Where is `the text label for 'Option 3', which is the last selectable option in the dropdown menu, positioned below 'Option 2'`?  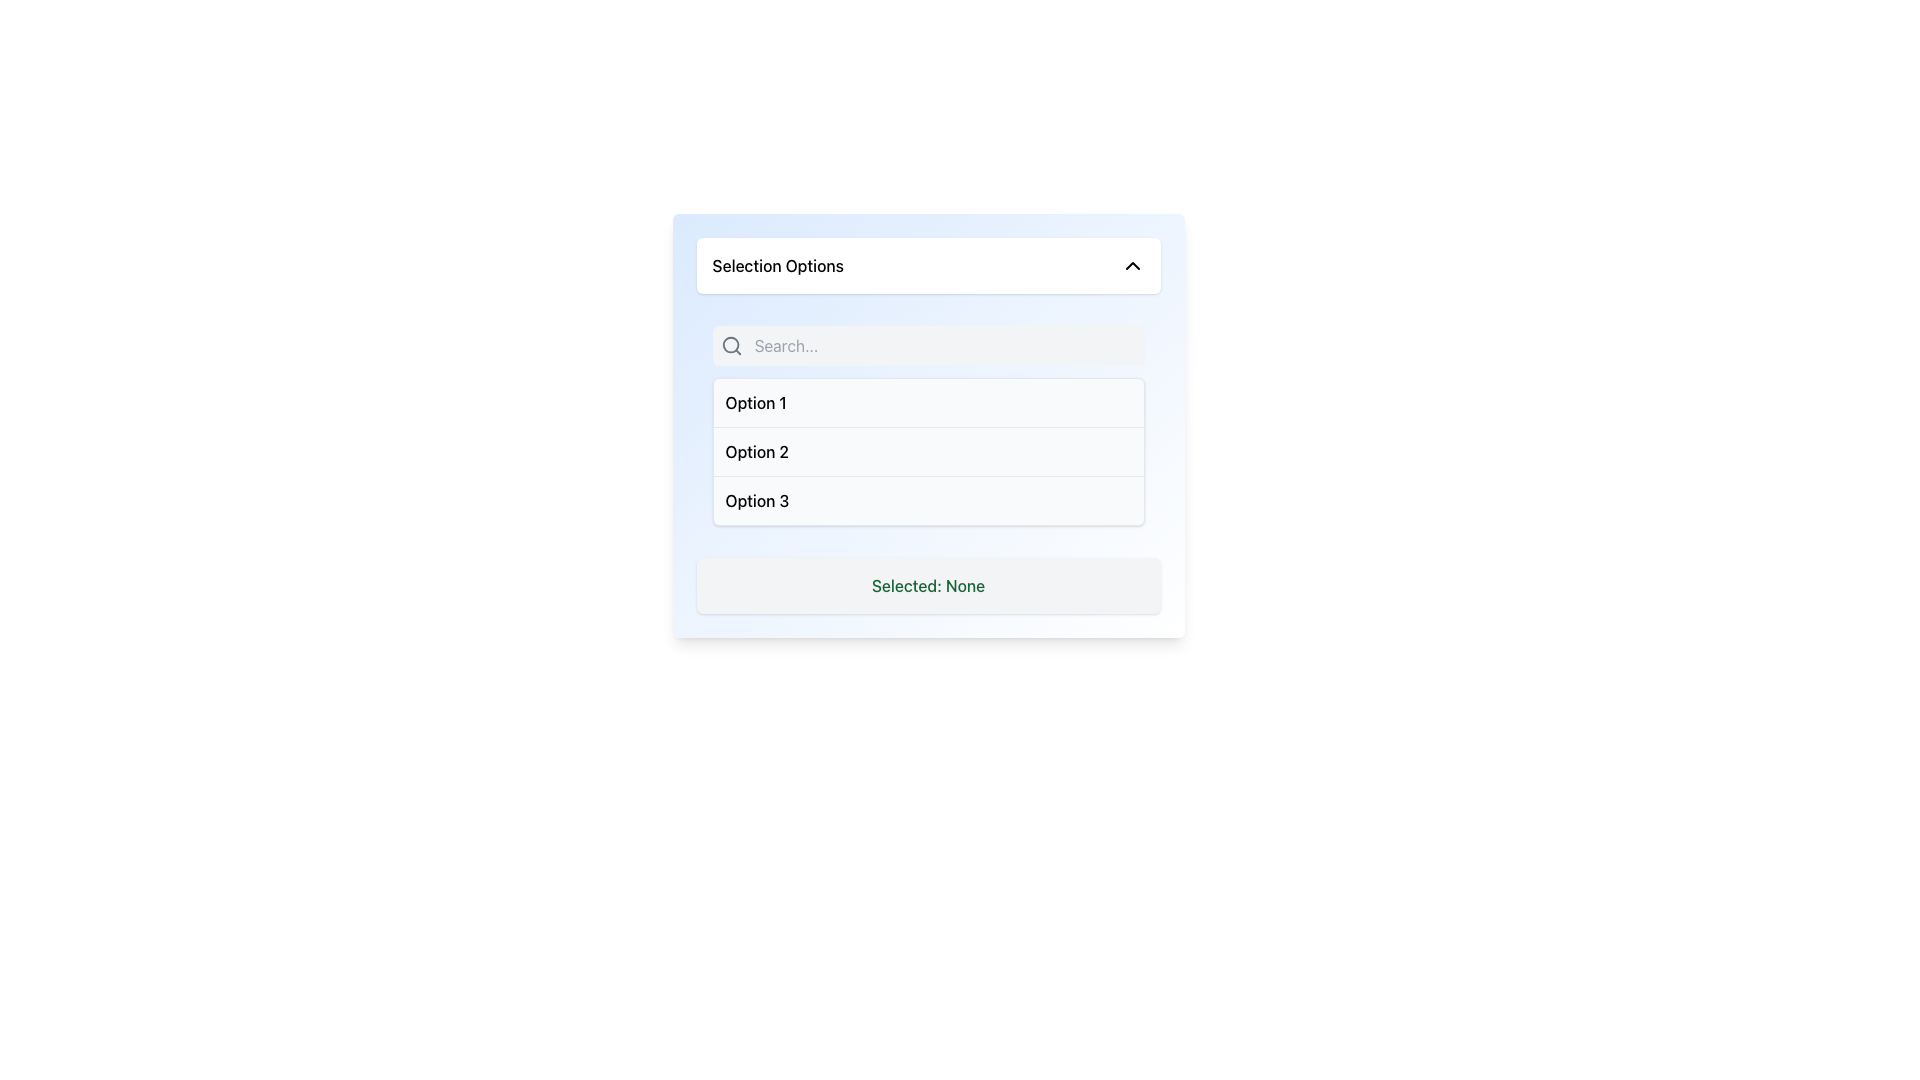
the text label for 'Option 3', which is the last selectable option in the dropdown menu, positioned below 'Option 2' is located at coordinates (756, 500).